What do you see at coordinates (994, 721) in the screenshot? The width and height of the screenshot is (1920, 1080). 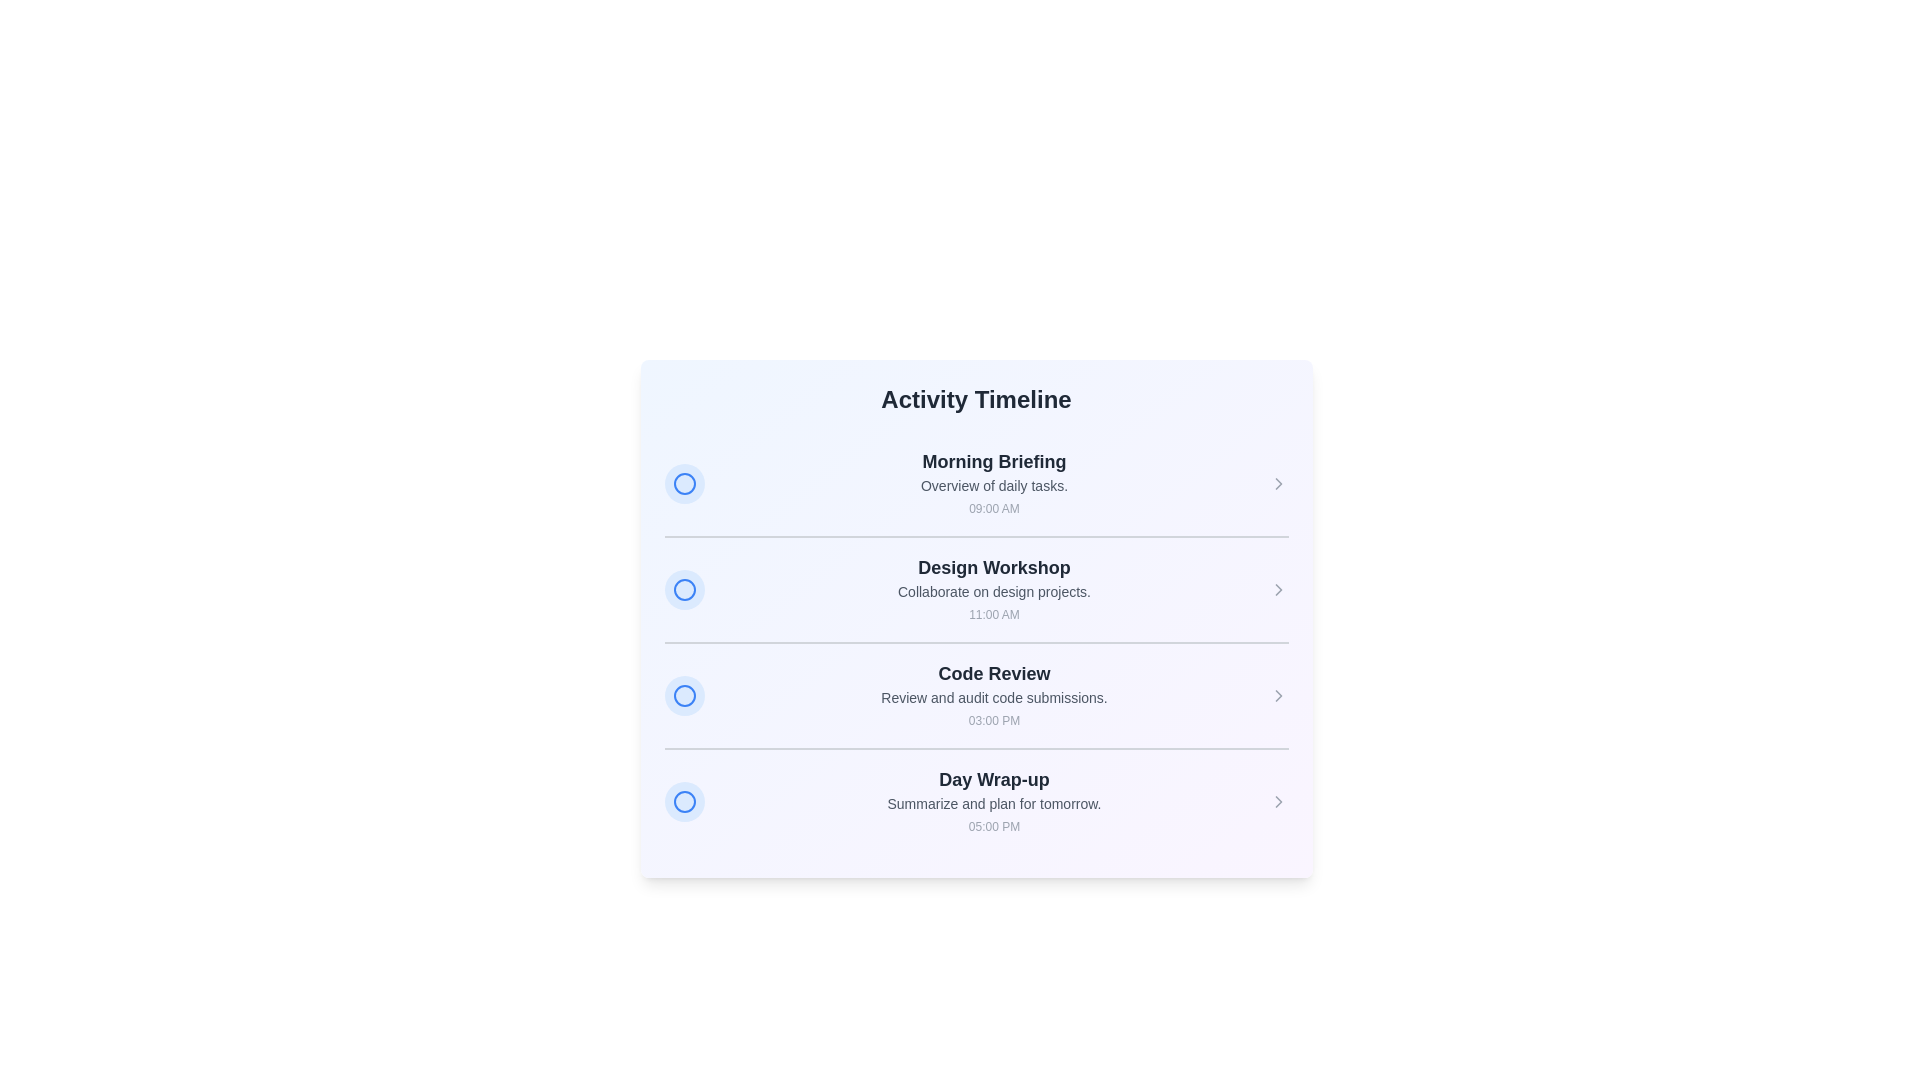 I see `displayed time from the text label showing '03:00 PM', which is located at the bottom-right corner of the information block for 'Code Review'` at bounding box center [994, 721].